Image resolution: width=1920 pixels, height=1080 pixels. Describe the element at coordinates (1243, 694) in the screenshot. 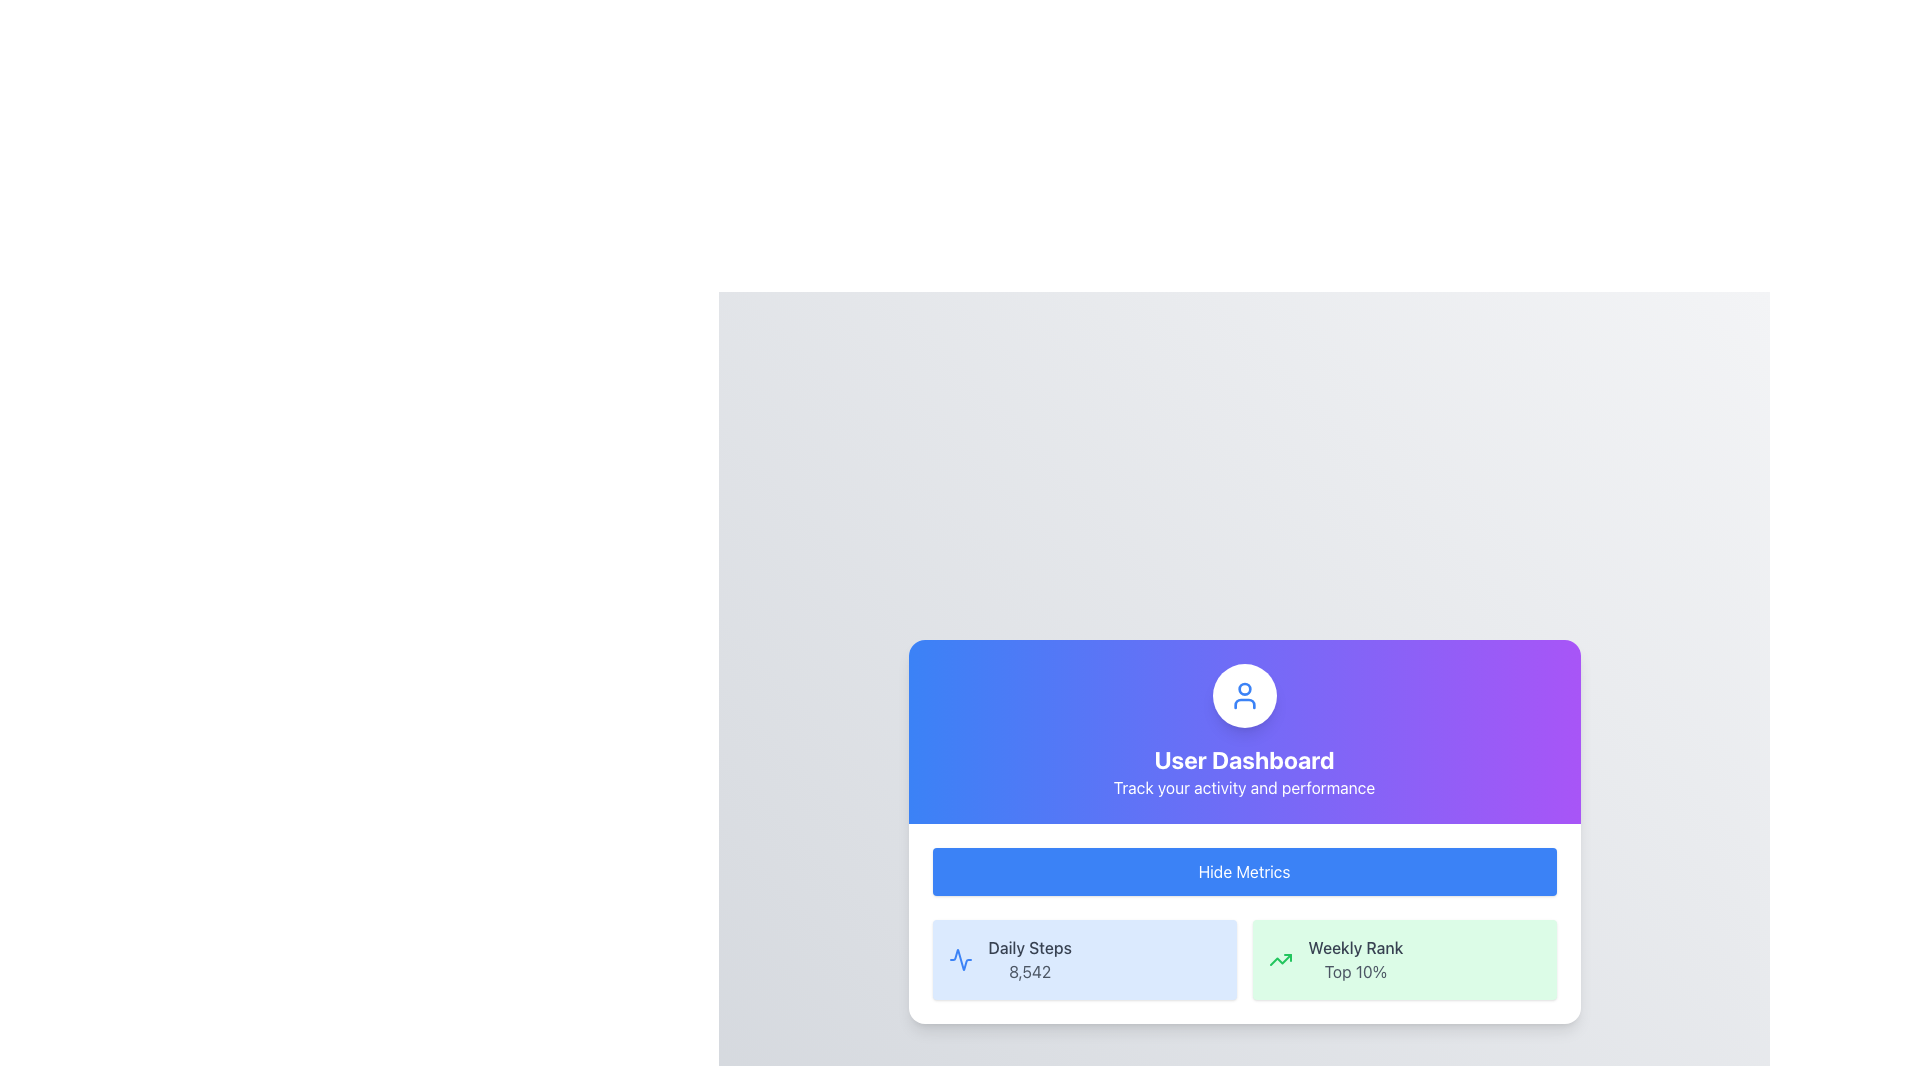

I see `the decorative icon in the 'User Dashboard' section, located at the top-center area above the 'User Dashboard' text` at that location.